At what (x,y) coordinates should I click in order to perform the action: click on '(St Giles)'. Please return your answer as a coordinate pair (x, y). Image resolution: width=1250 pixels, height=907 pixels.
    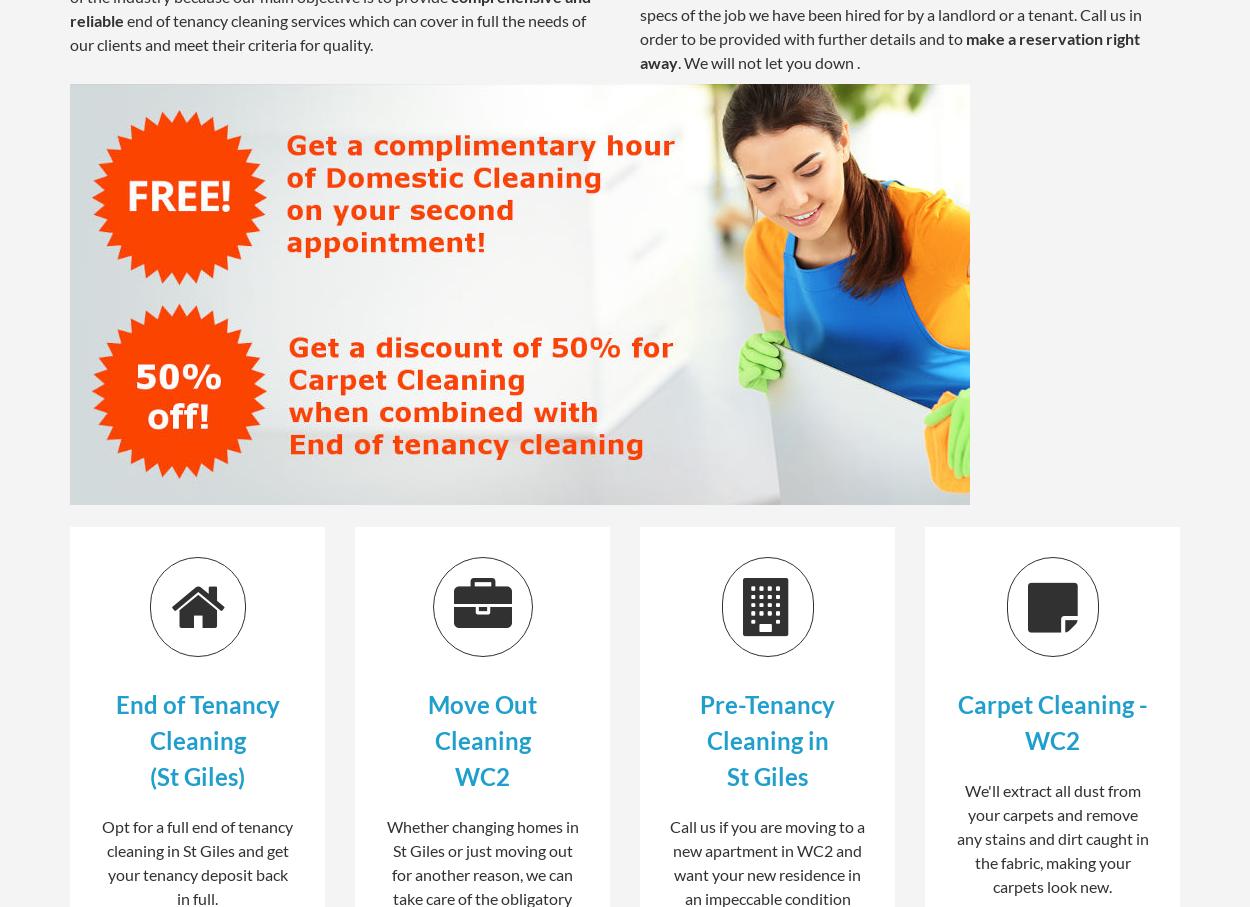
    Looking at the image, I should click on (196, 774).